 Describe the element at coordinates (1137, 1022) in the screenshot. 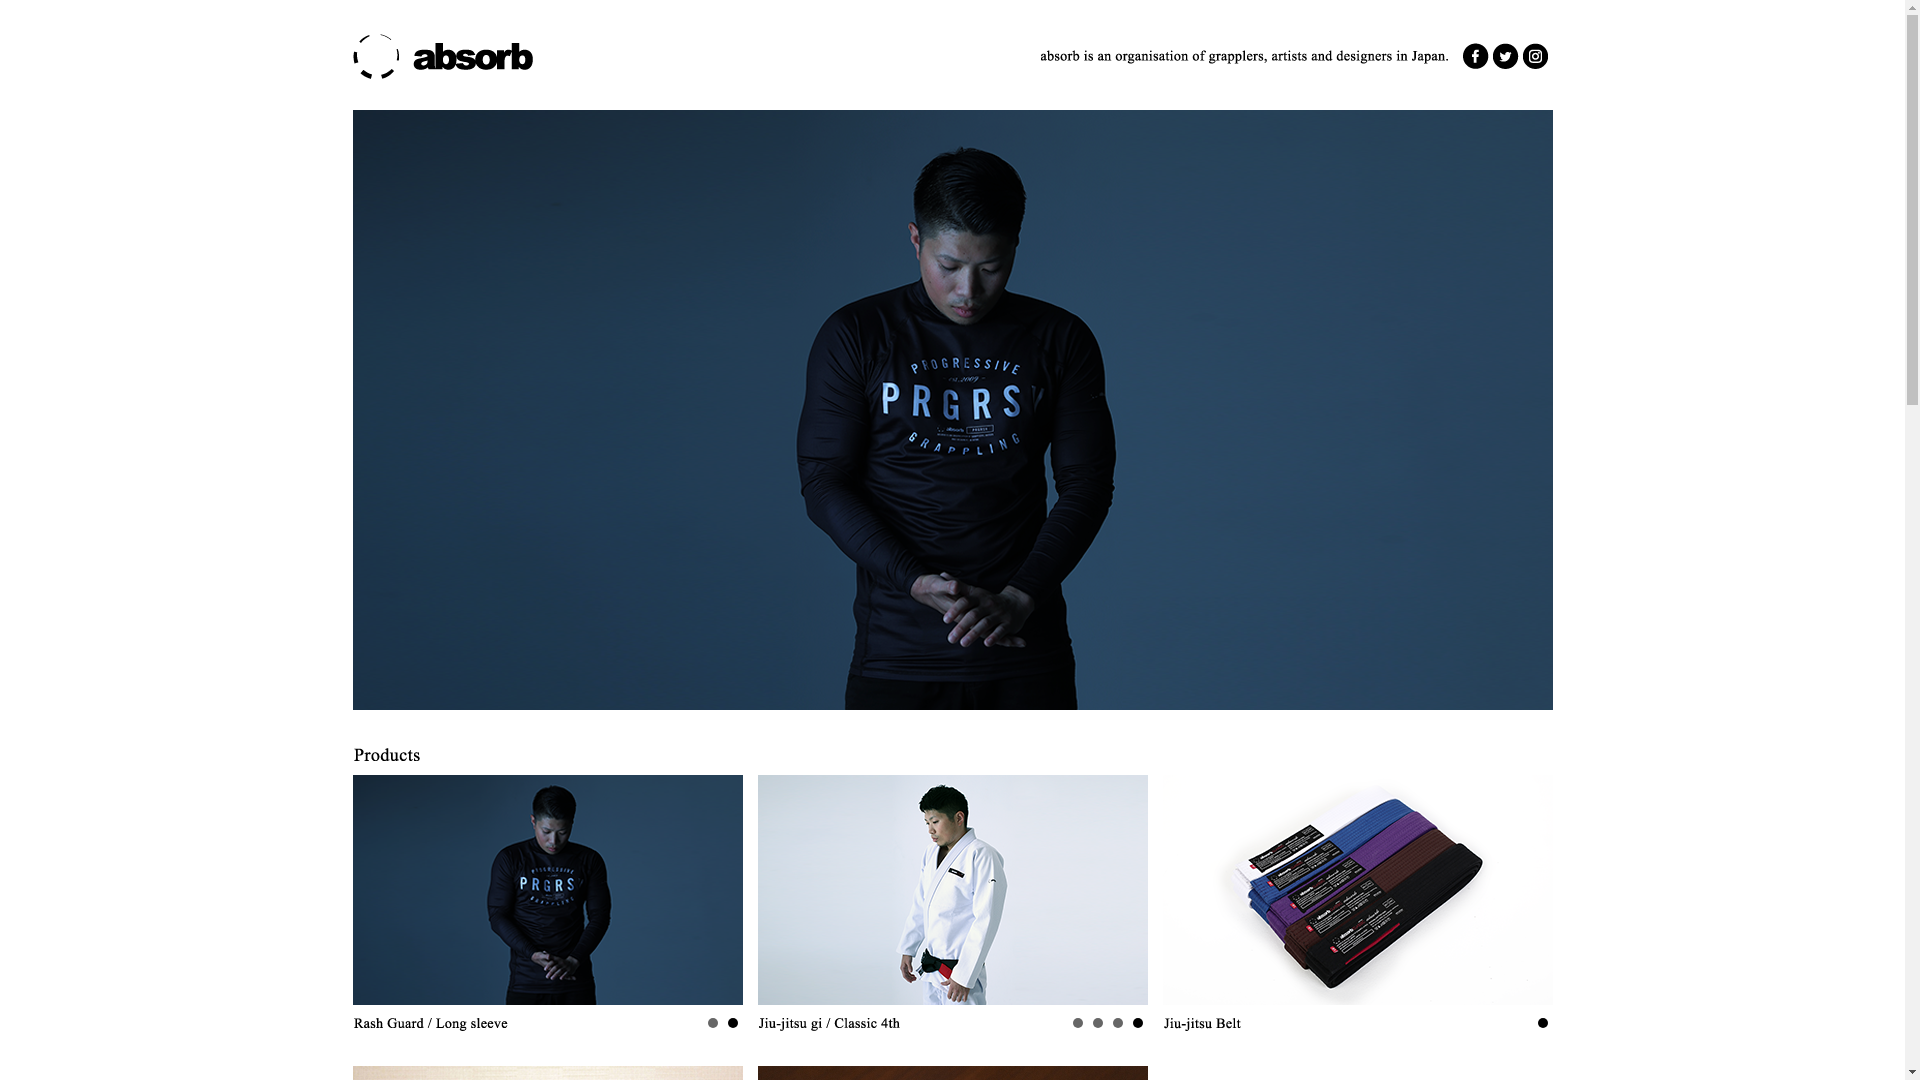

I see `'1'` at that location.